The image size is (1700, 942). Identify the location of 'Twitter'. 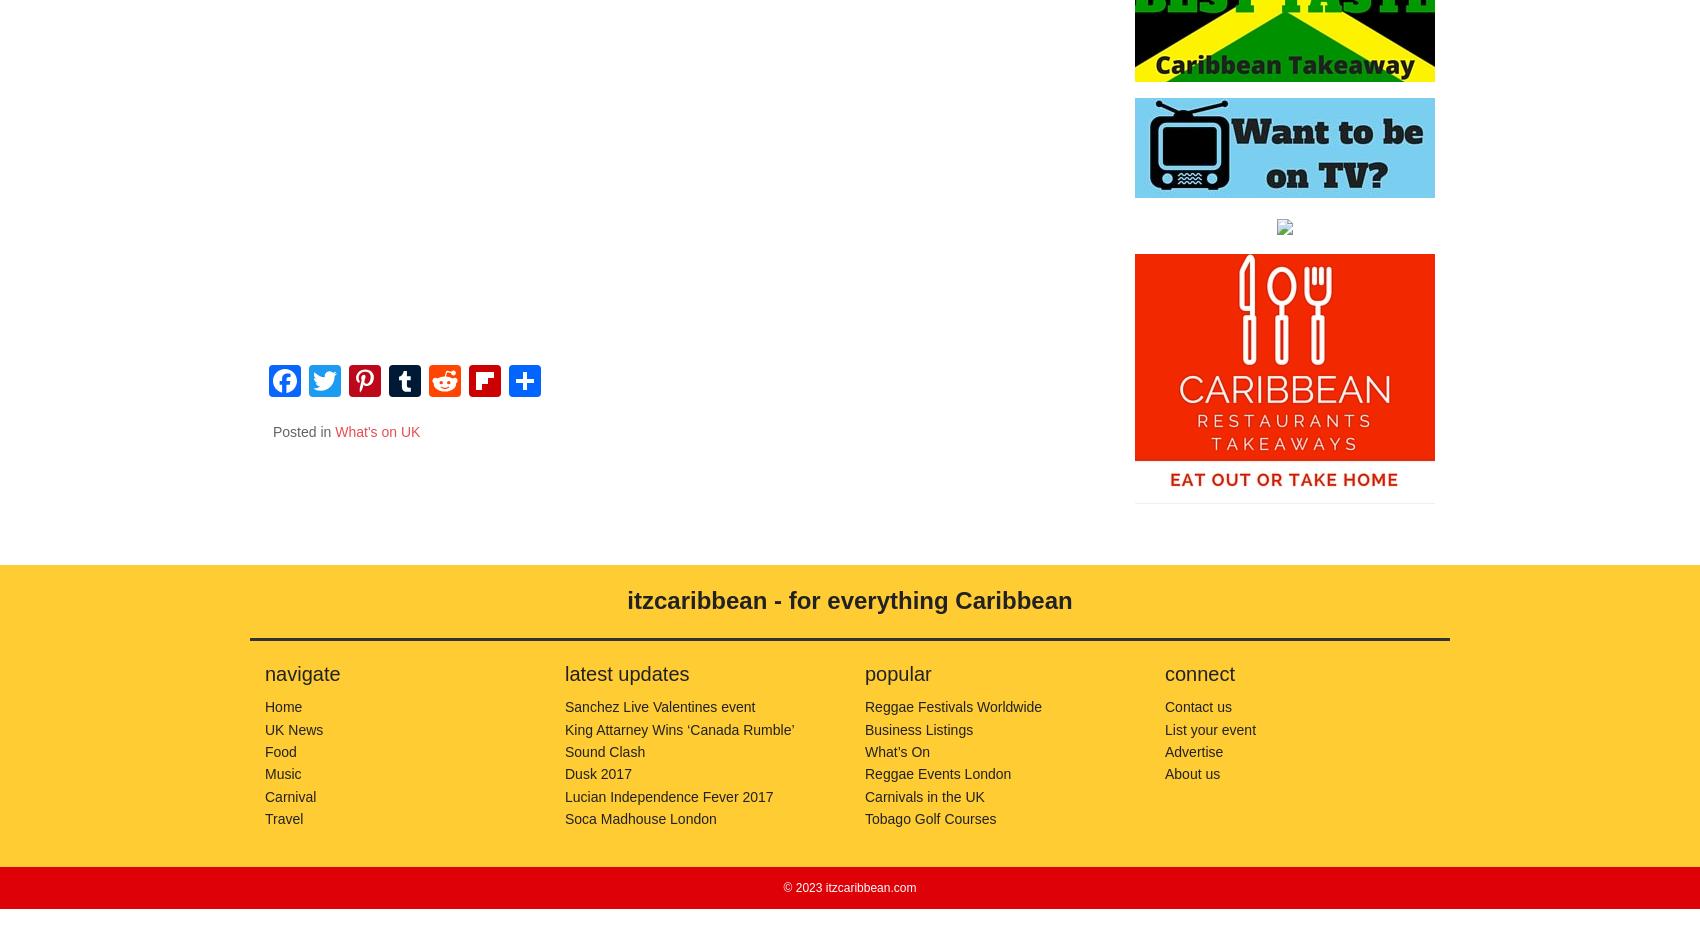
(340, 427).